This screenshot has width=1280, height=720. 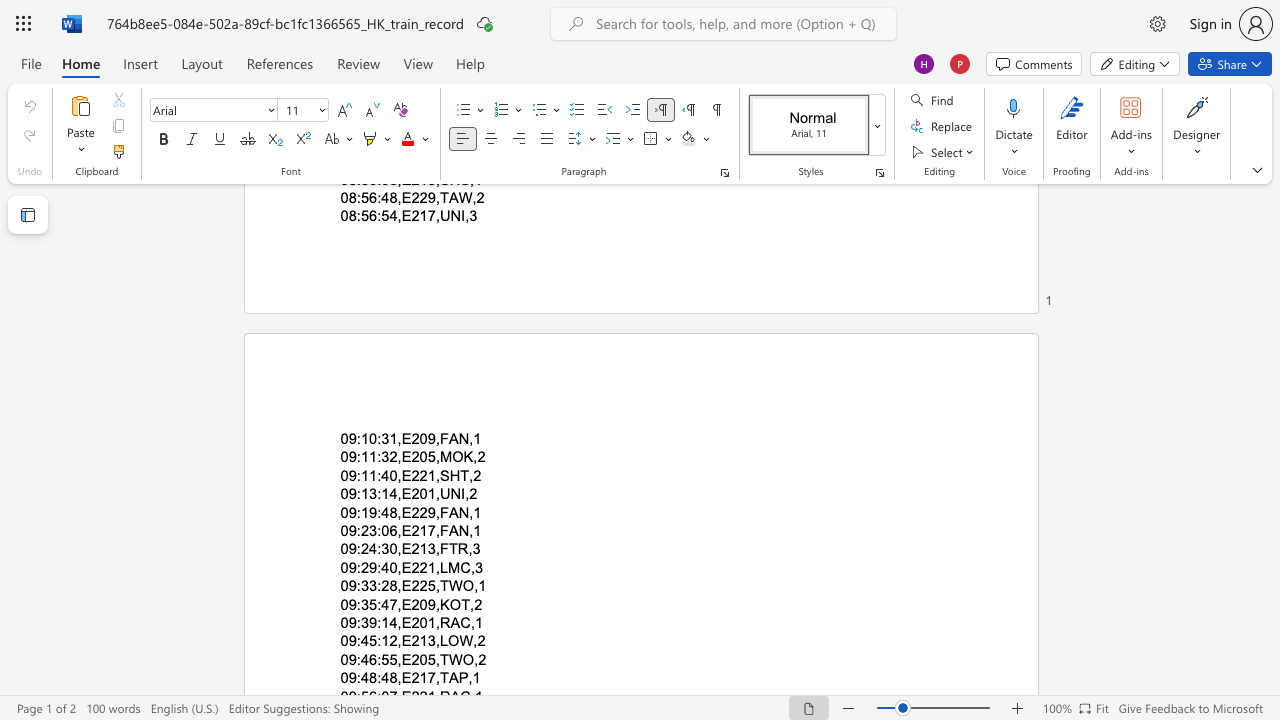 I want to click on the subset text "C," within the text "09:29:40,E221,LMC,3", so click(x=459, y=567).